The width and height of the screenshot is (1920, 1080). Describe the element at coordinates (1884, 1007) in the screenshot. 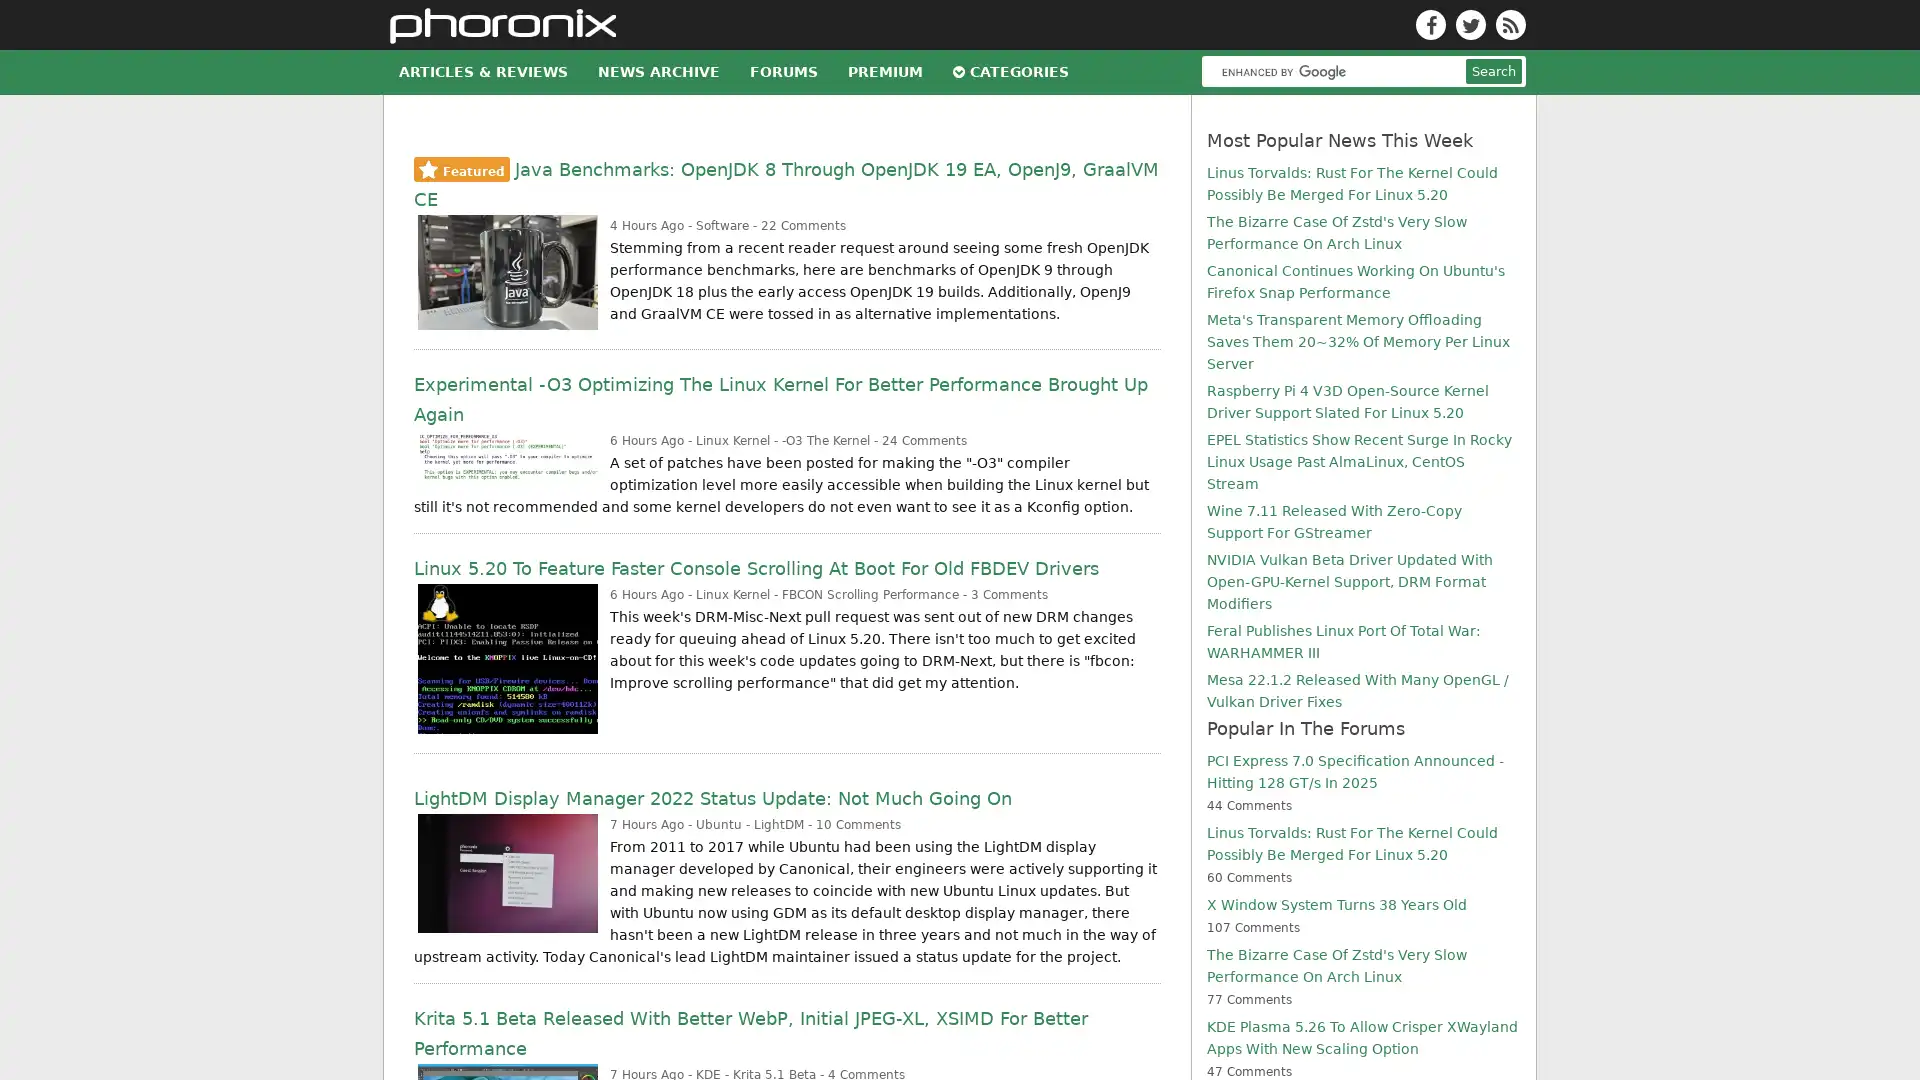

I see `Close Ad` at that location.